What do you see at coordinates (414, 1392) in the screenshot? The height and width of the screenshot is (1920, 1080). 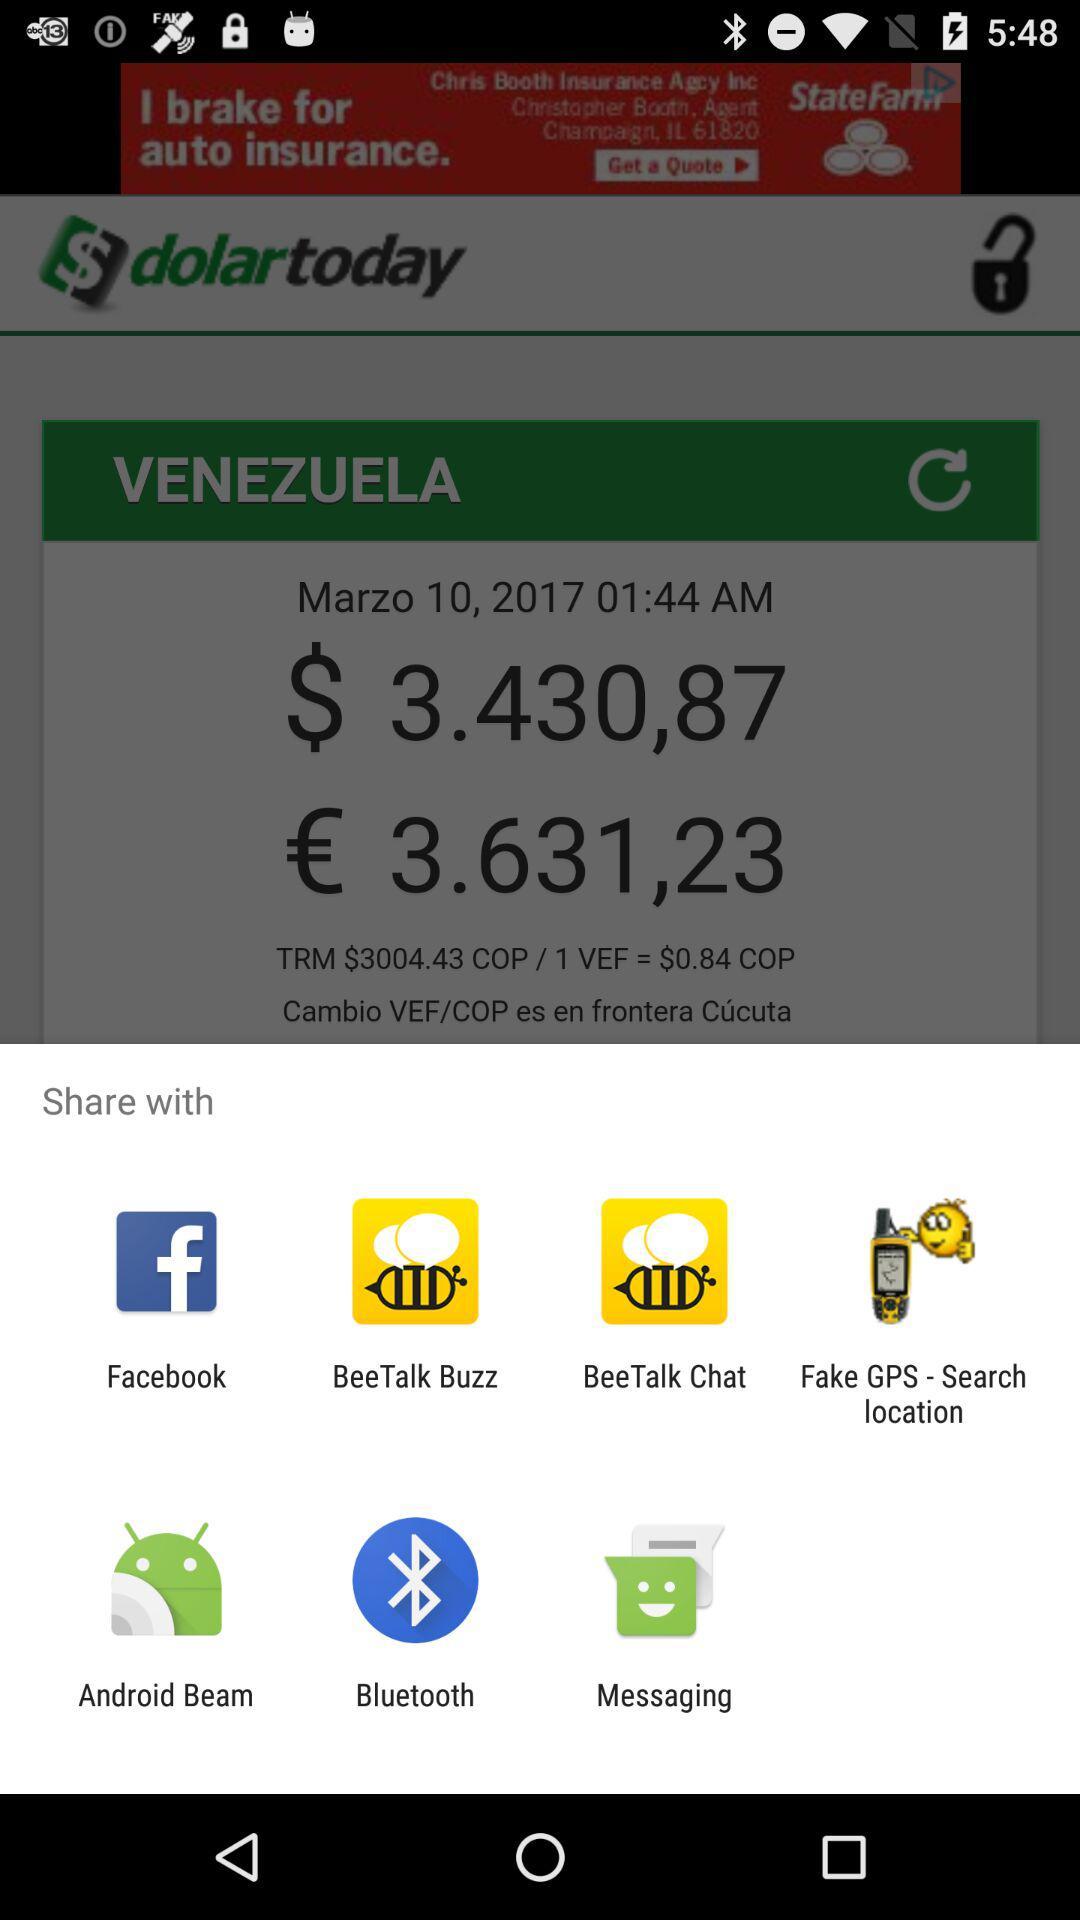 I see `icon to the left of beetalk chat icon` at bounding box center [414, 1392].